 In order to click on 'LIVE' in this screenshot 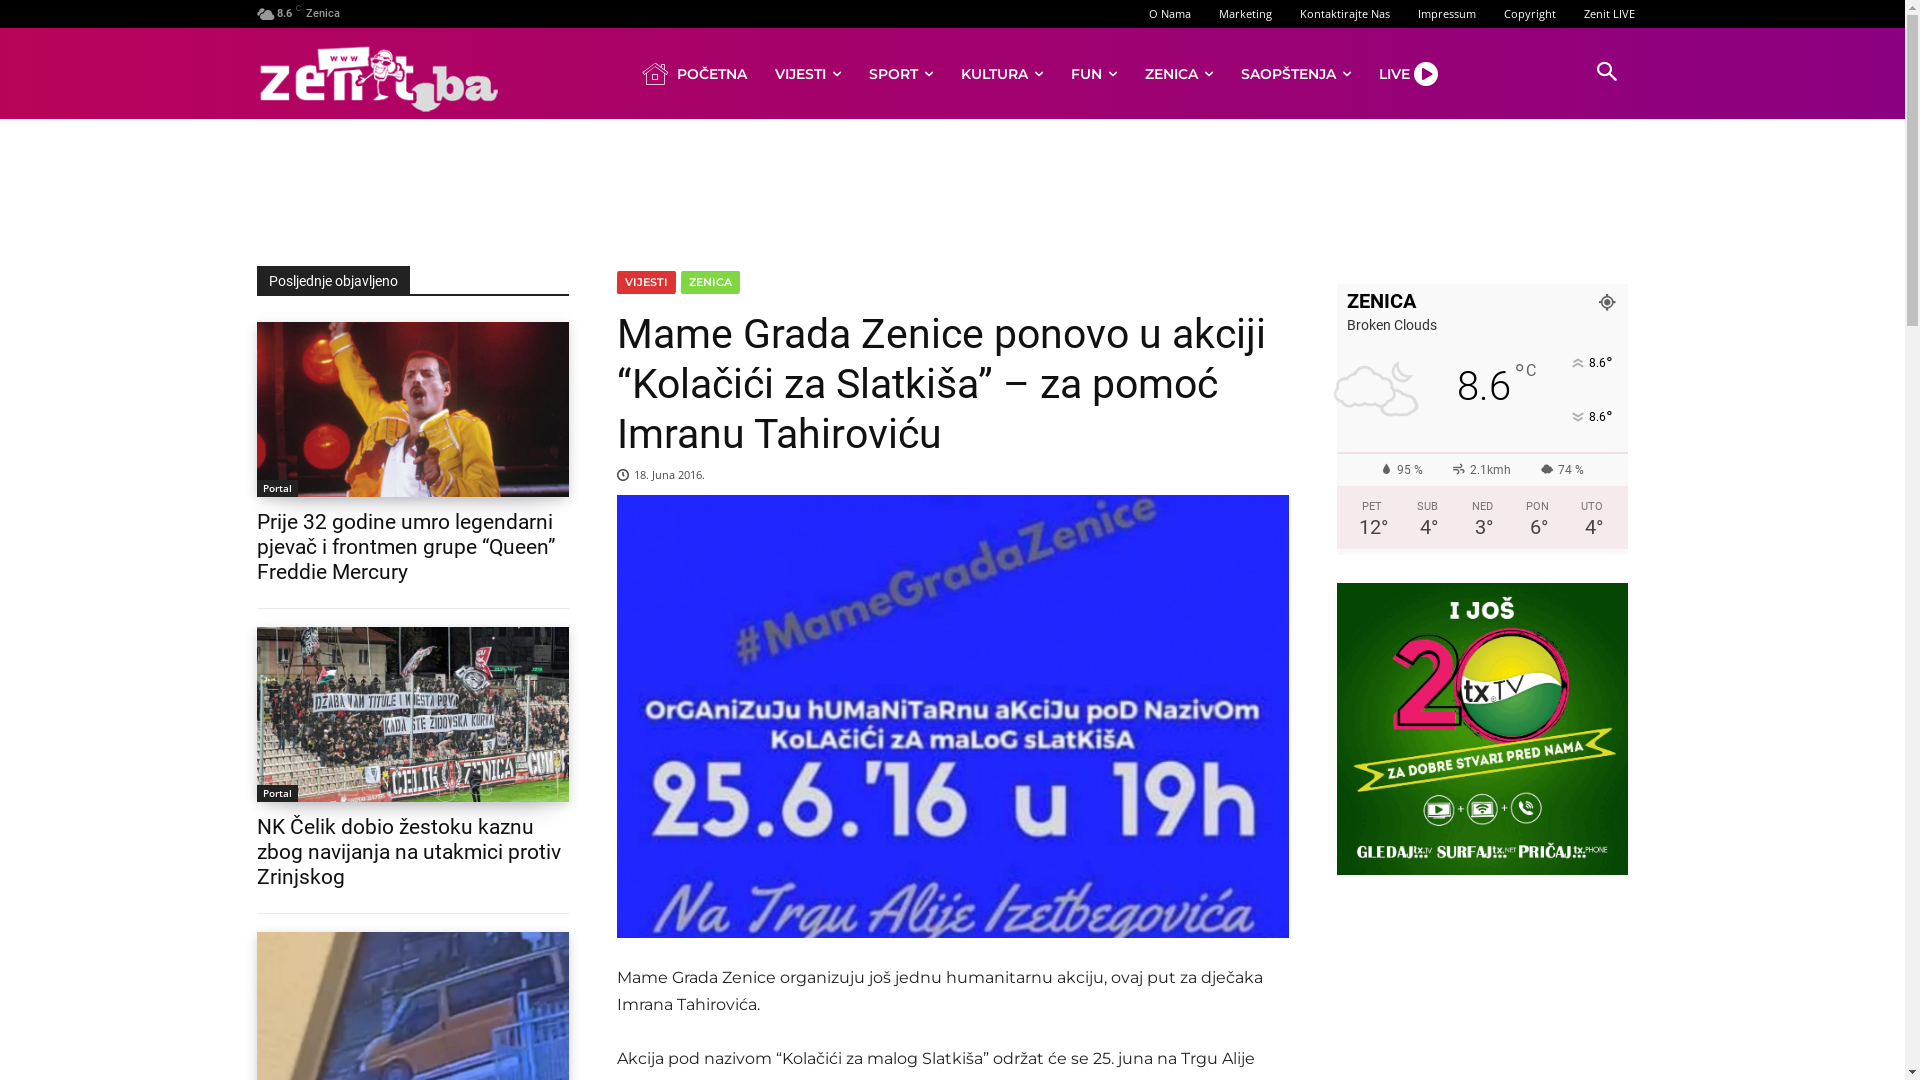, I will do `click(1411, 72)`.